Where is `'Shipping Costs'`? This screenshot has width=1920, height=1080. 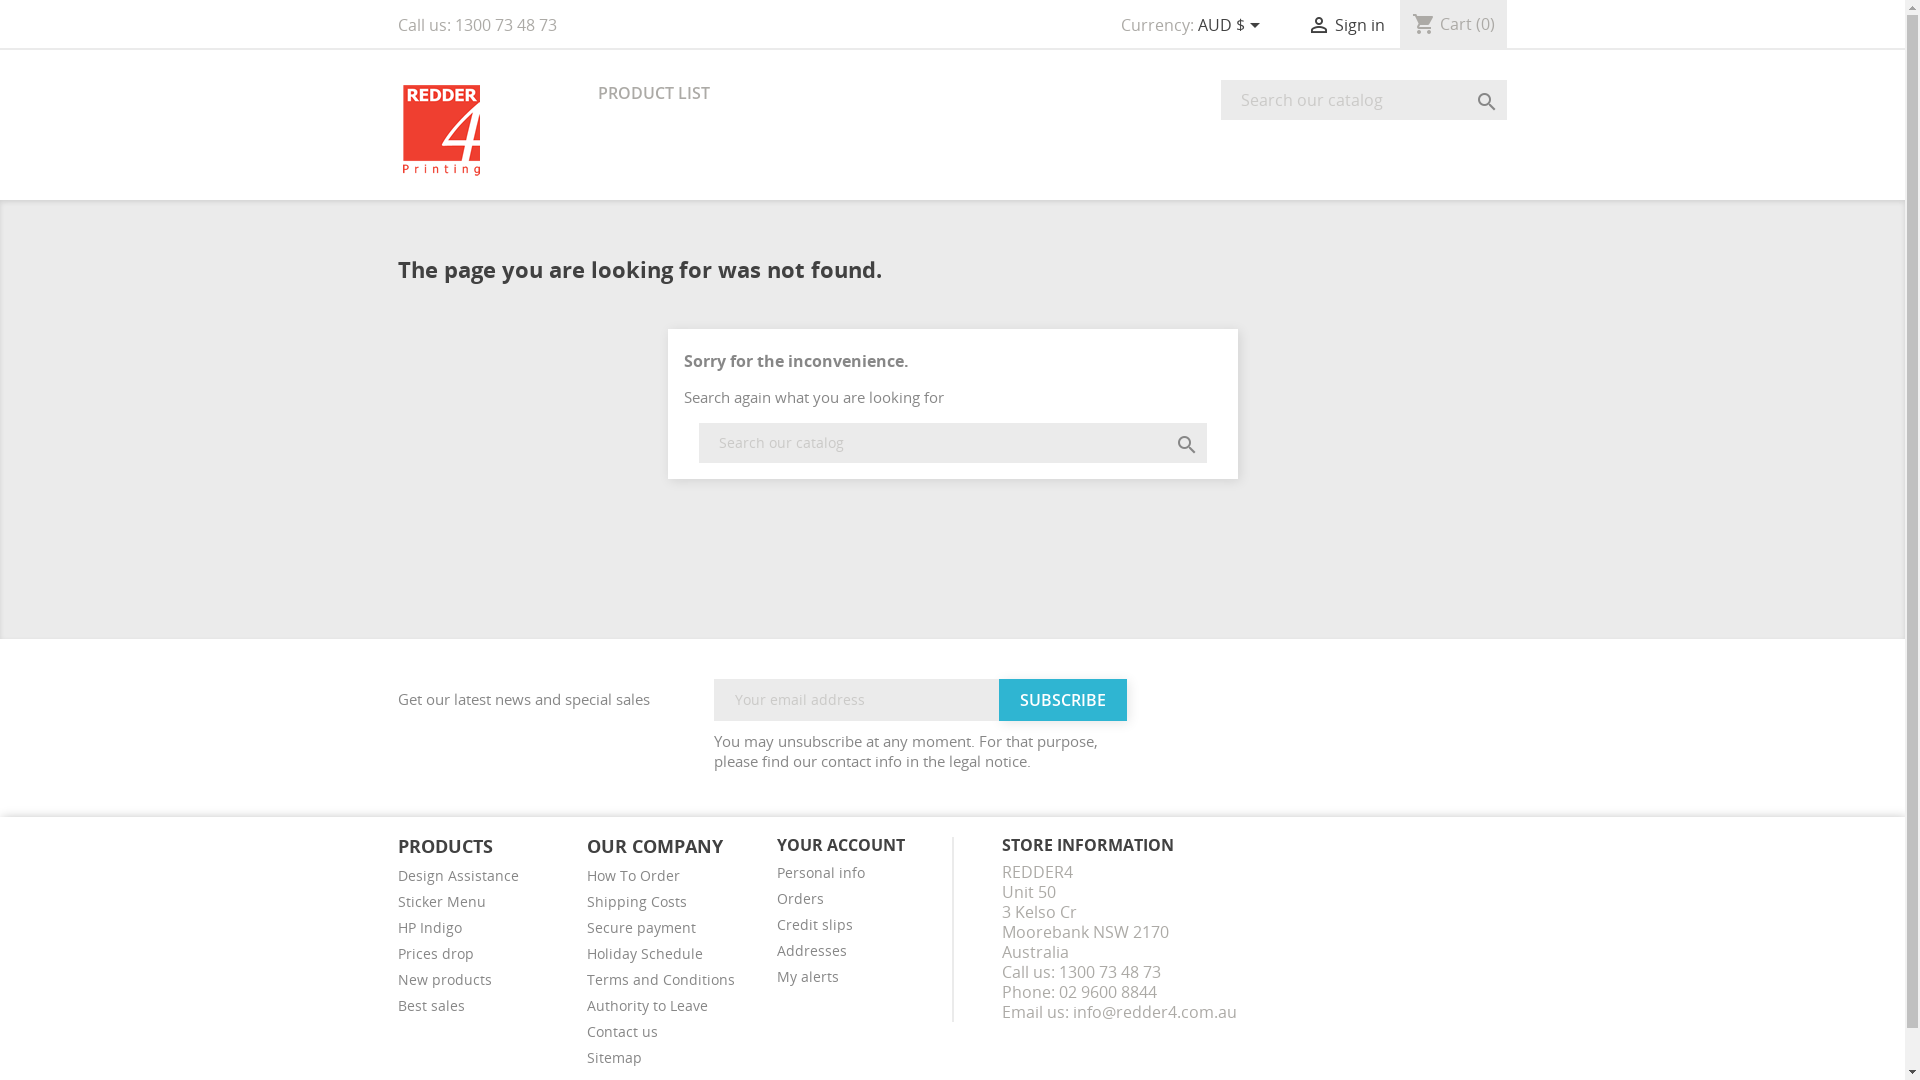 'Shipping Costs' is located at coordinates (636, 901).